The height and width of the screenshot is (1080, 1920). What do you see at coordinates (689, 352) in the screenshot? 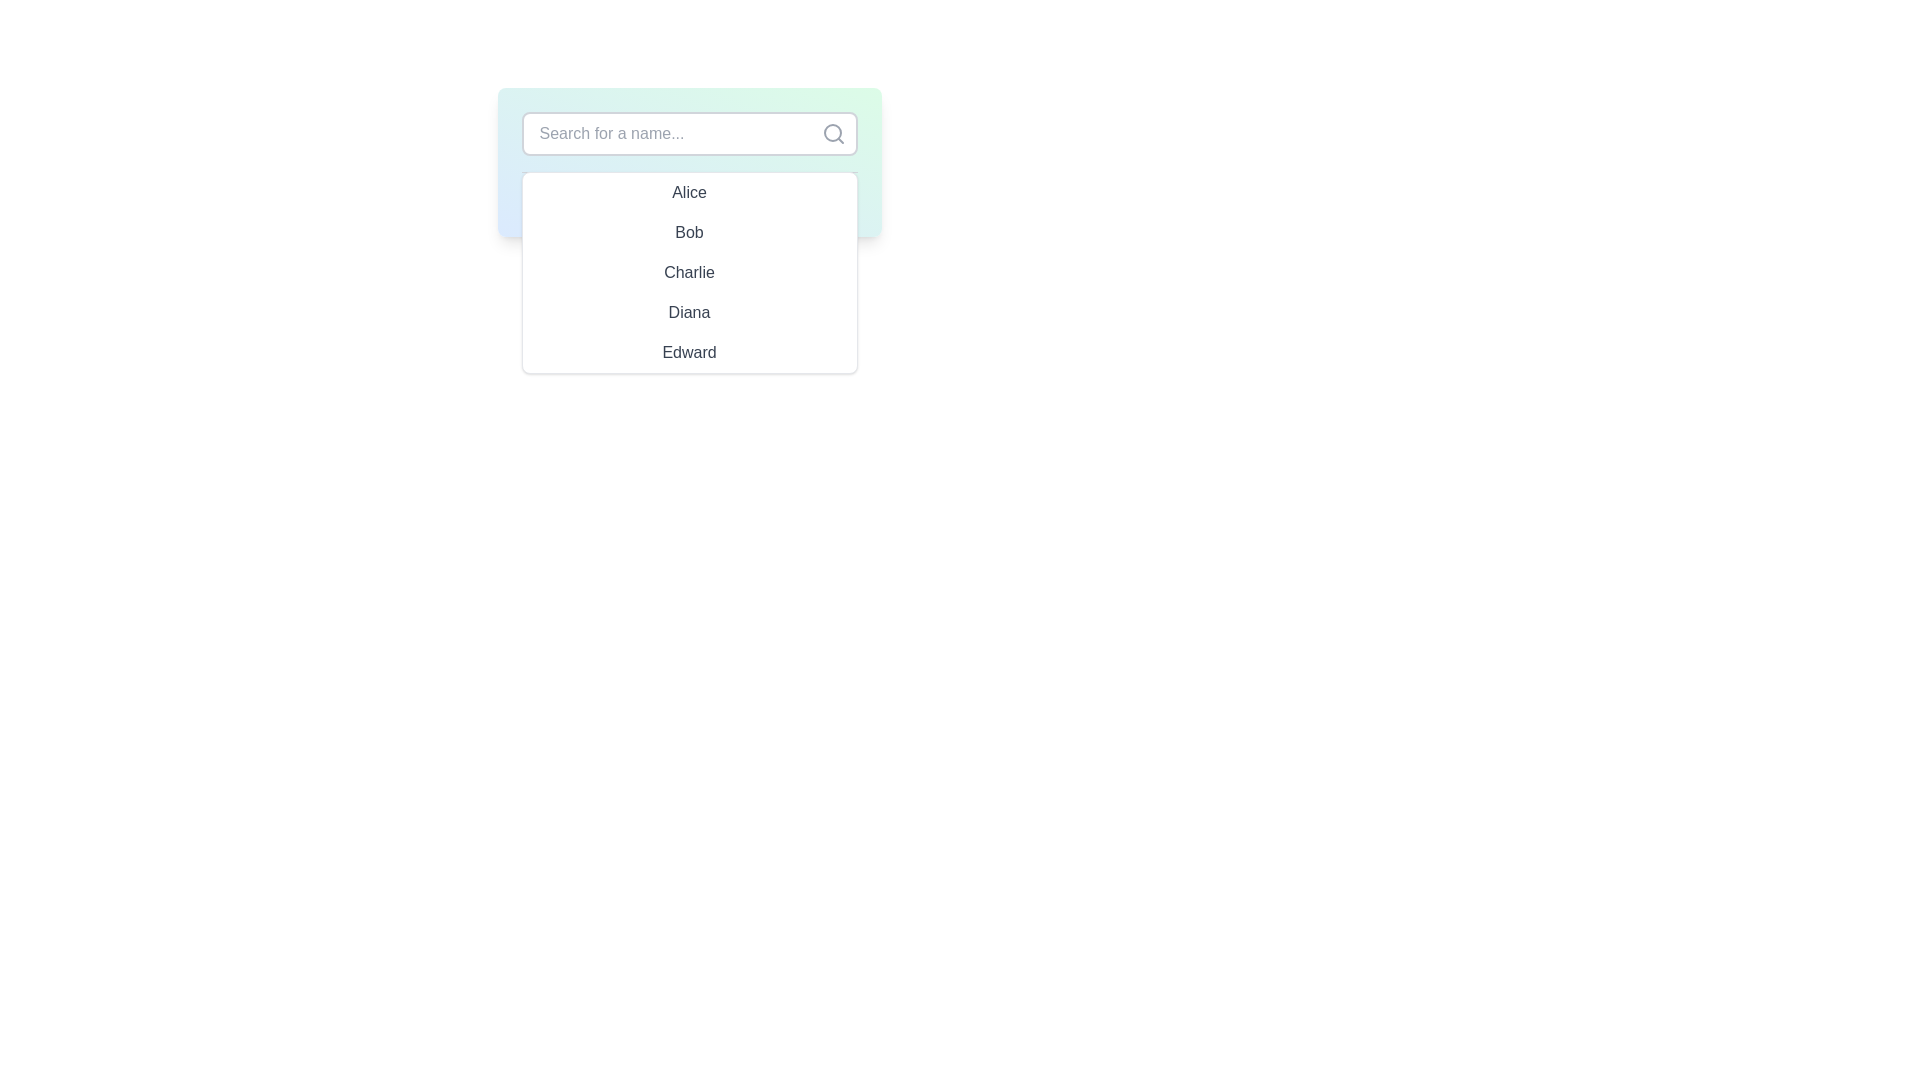
I see `the fifth item in the dropdown list` at bounding box center [689, 352].